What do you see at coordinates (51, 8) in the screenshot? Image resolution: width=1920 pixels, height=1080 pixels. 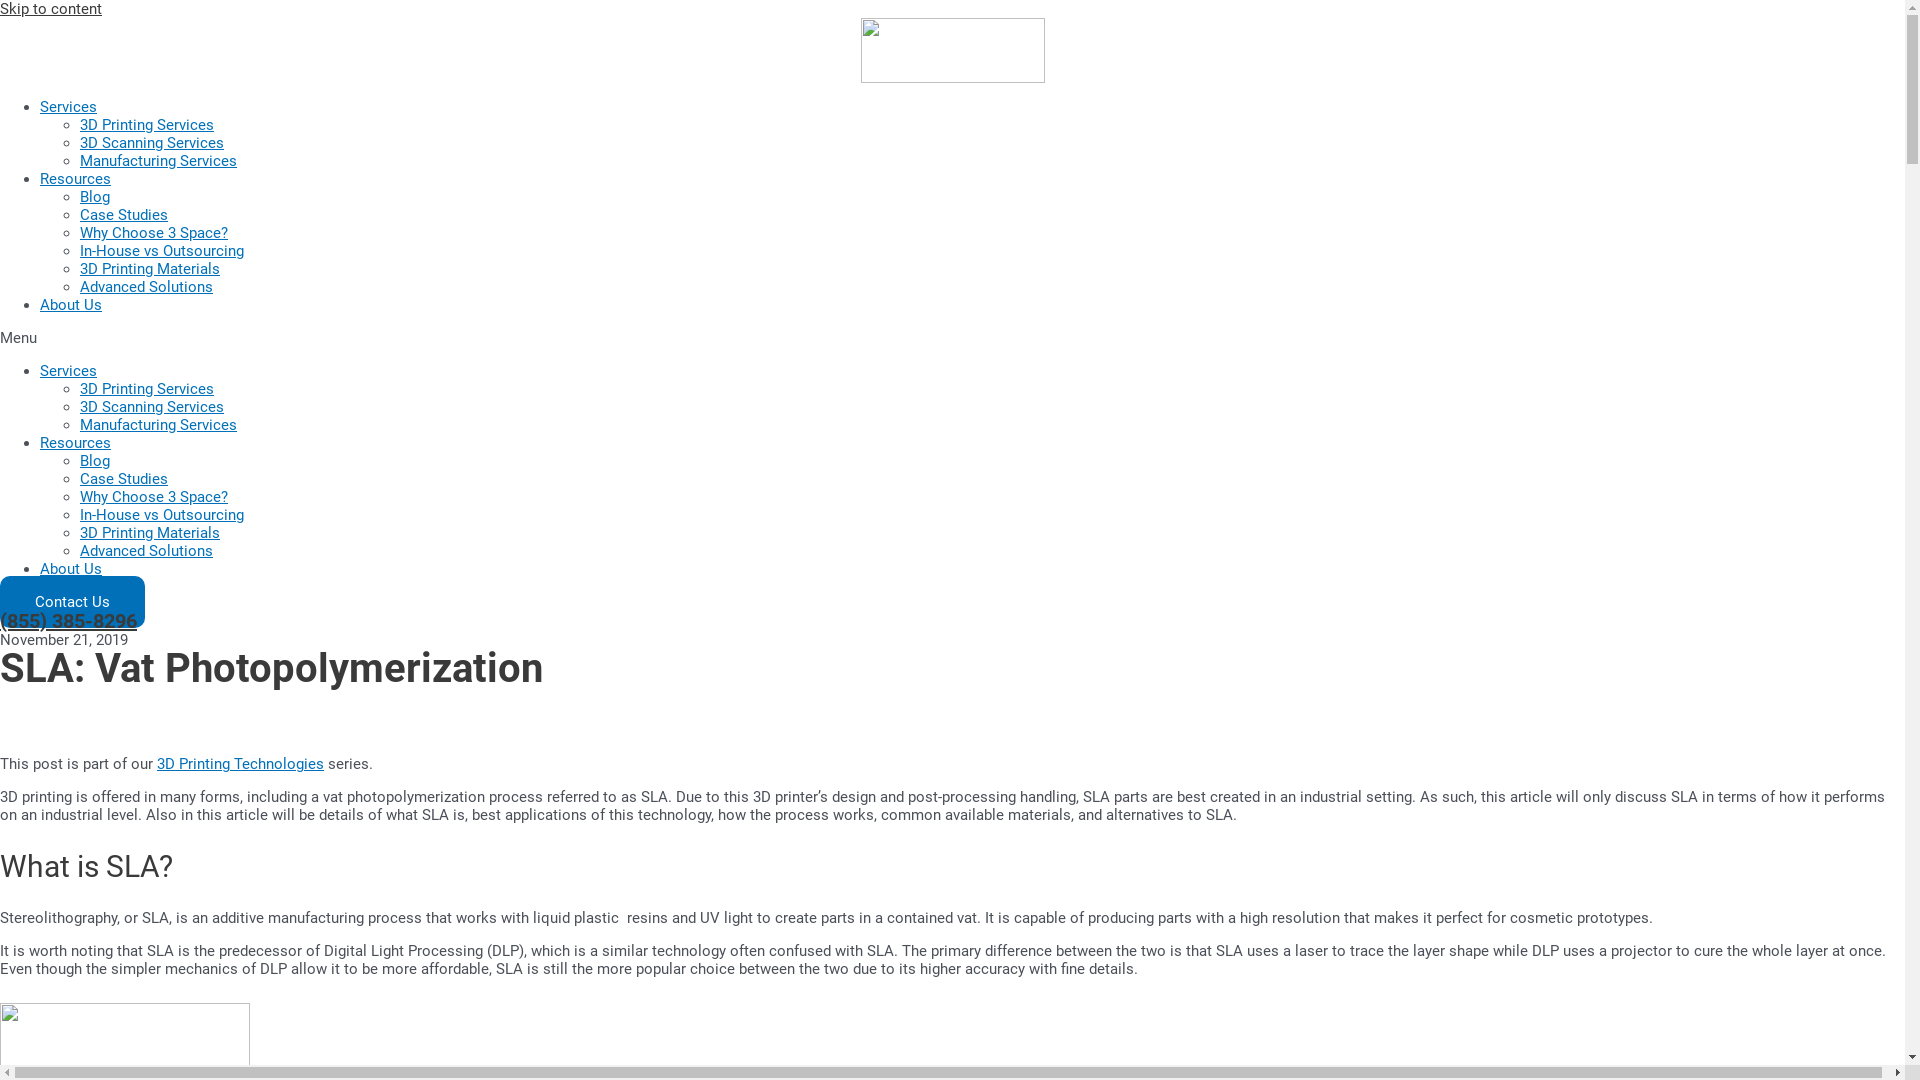 I see `'Skip to content'` at bounding box center [51, 8].